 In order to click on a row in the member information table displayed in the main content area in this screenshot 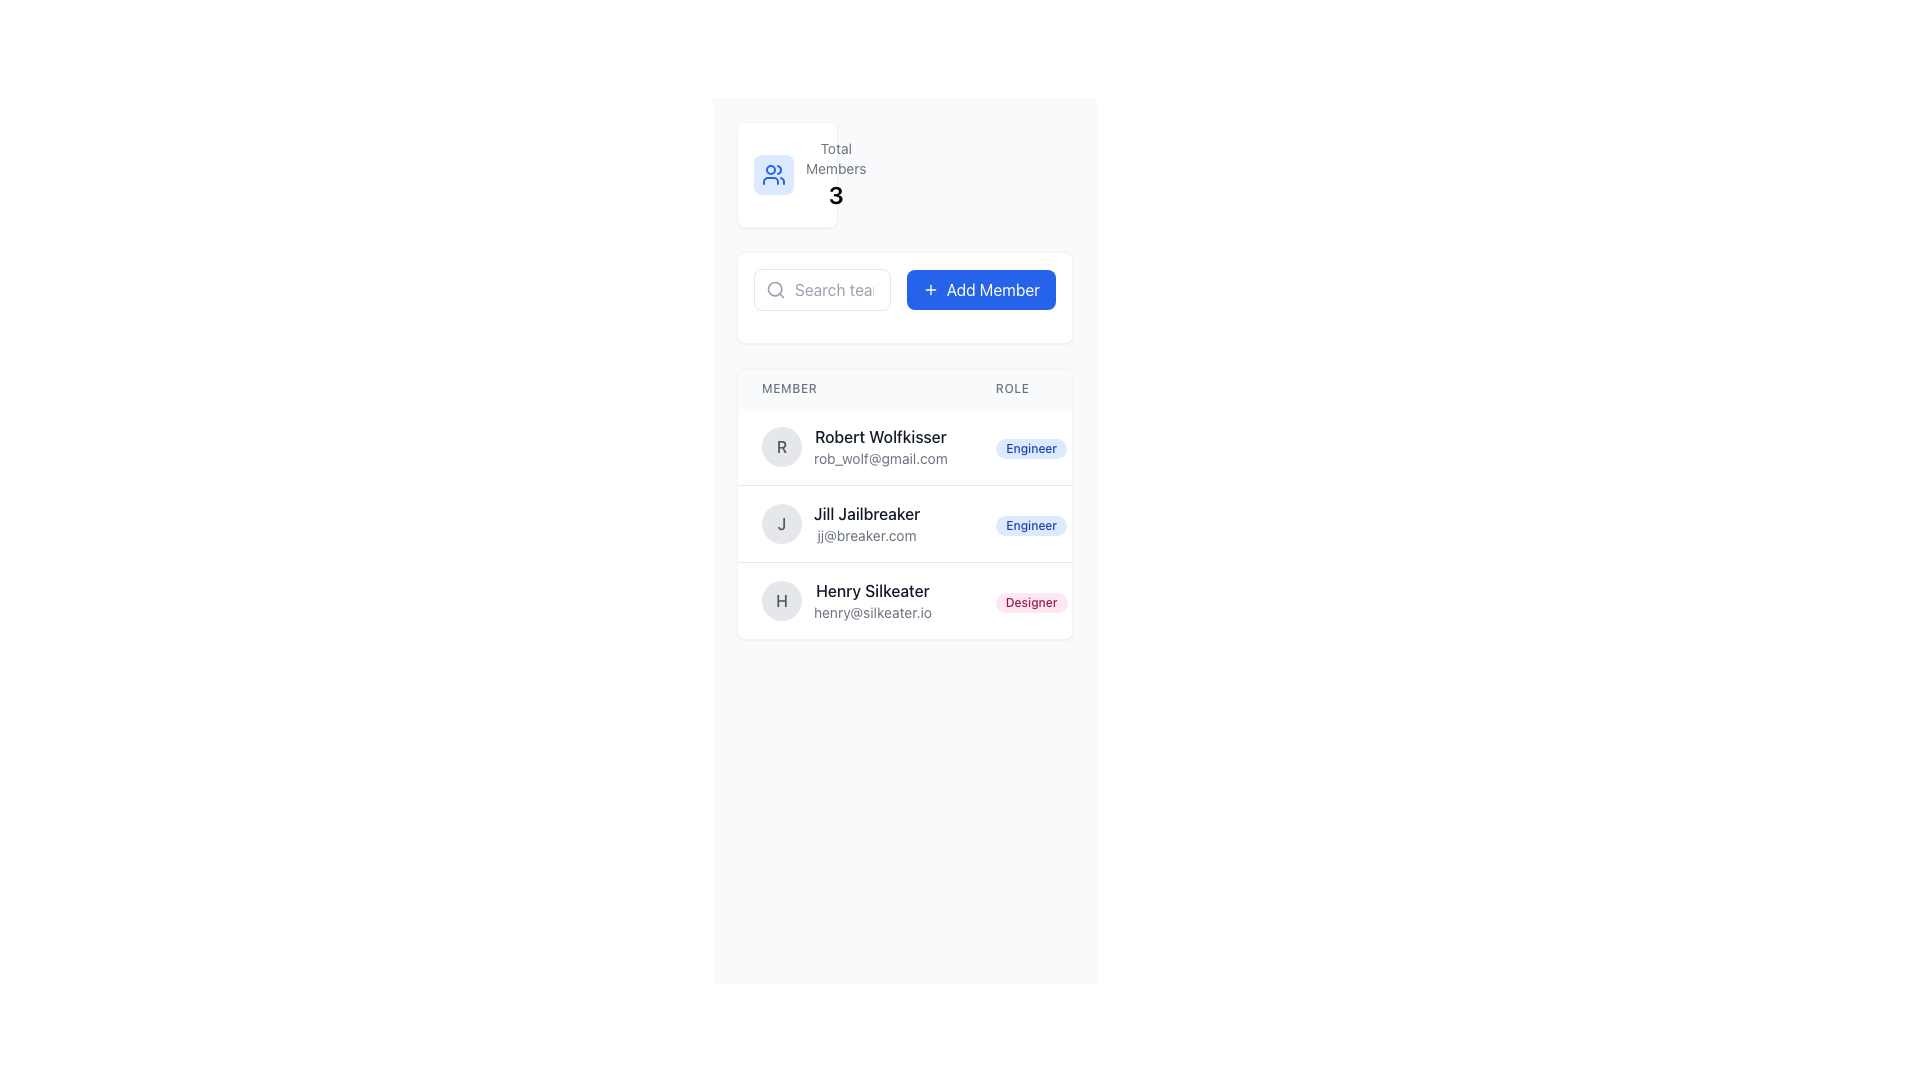, I will do `click(1091, 503)`.